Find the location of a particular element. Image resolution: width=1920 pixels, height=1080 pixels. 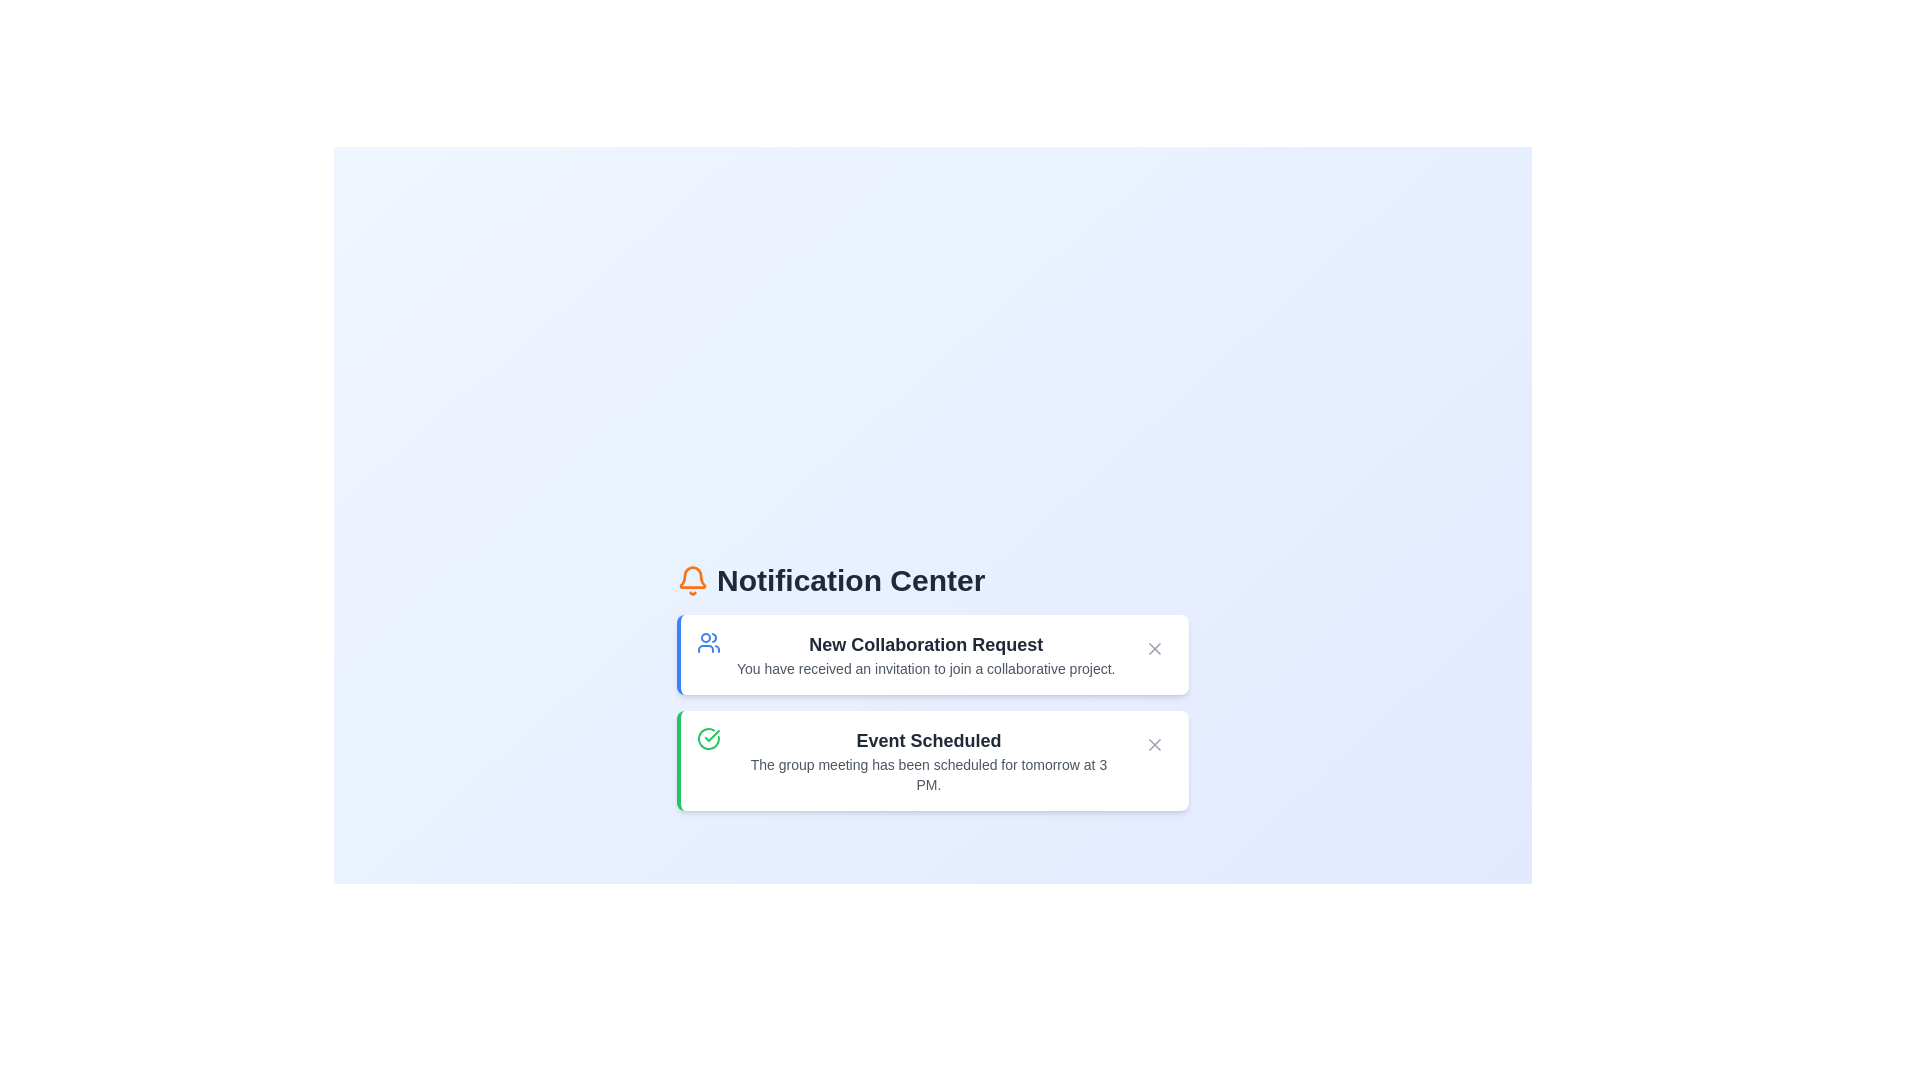

the text label that serves as the title for the notification item, located at the top-center of the notification panel is located at coordinates (925, 644).